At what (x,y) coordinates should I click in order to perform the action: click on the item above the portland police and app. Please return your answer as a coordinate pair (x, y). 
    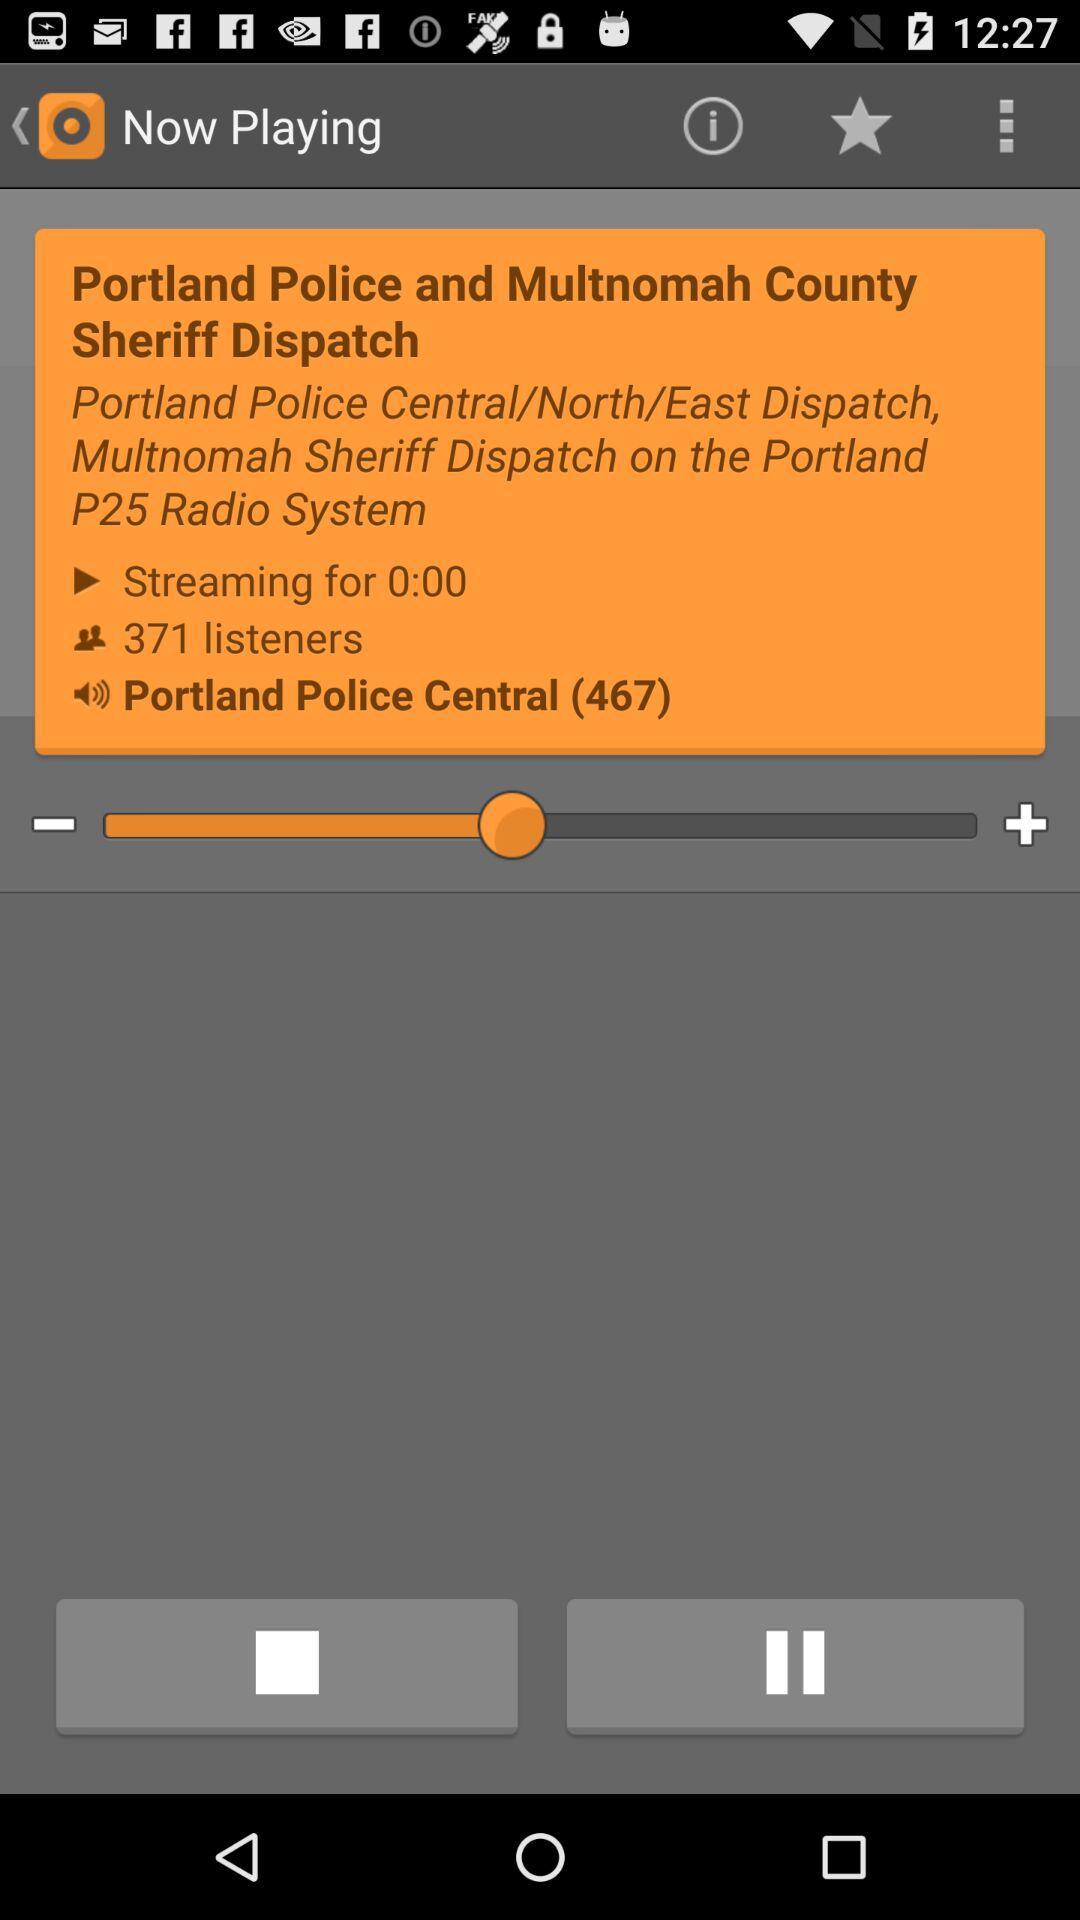
    Looking at the image, I should click on (1006, 124).